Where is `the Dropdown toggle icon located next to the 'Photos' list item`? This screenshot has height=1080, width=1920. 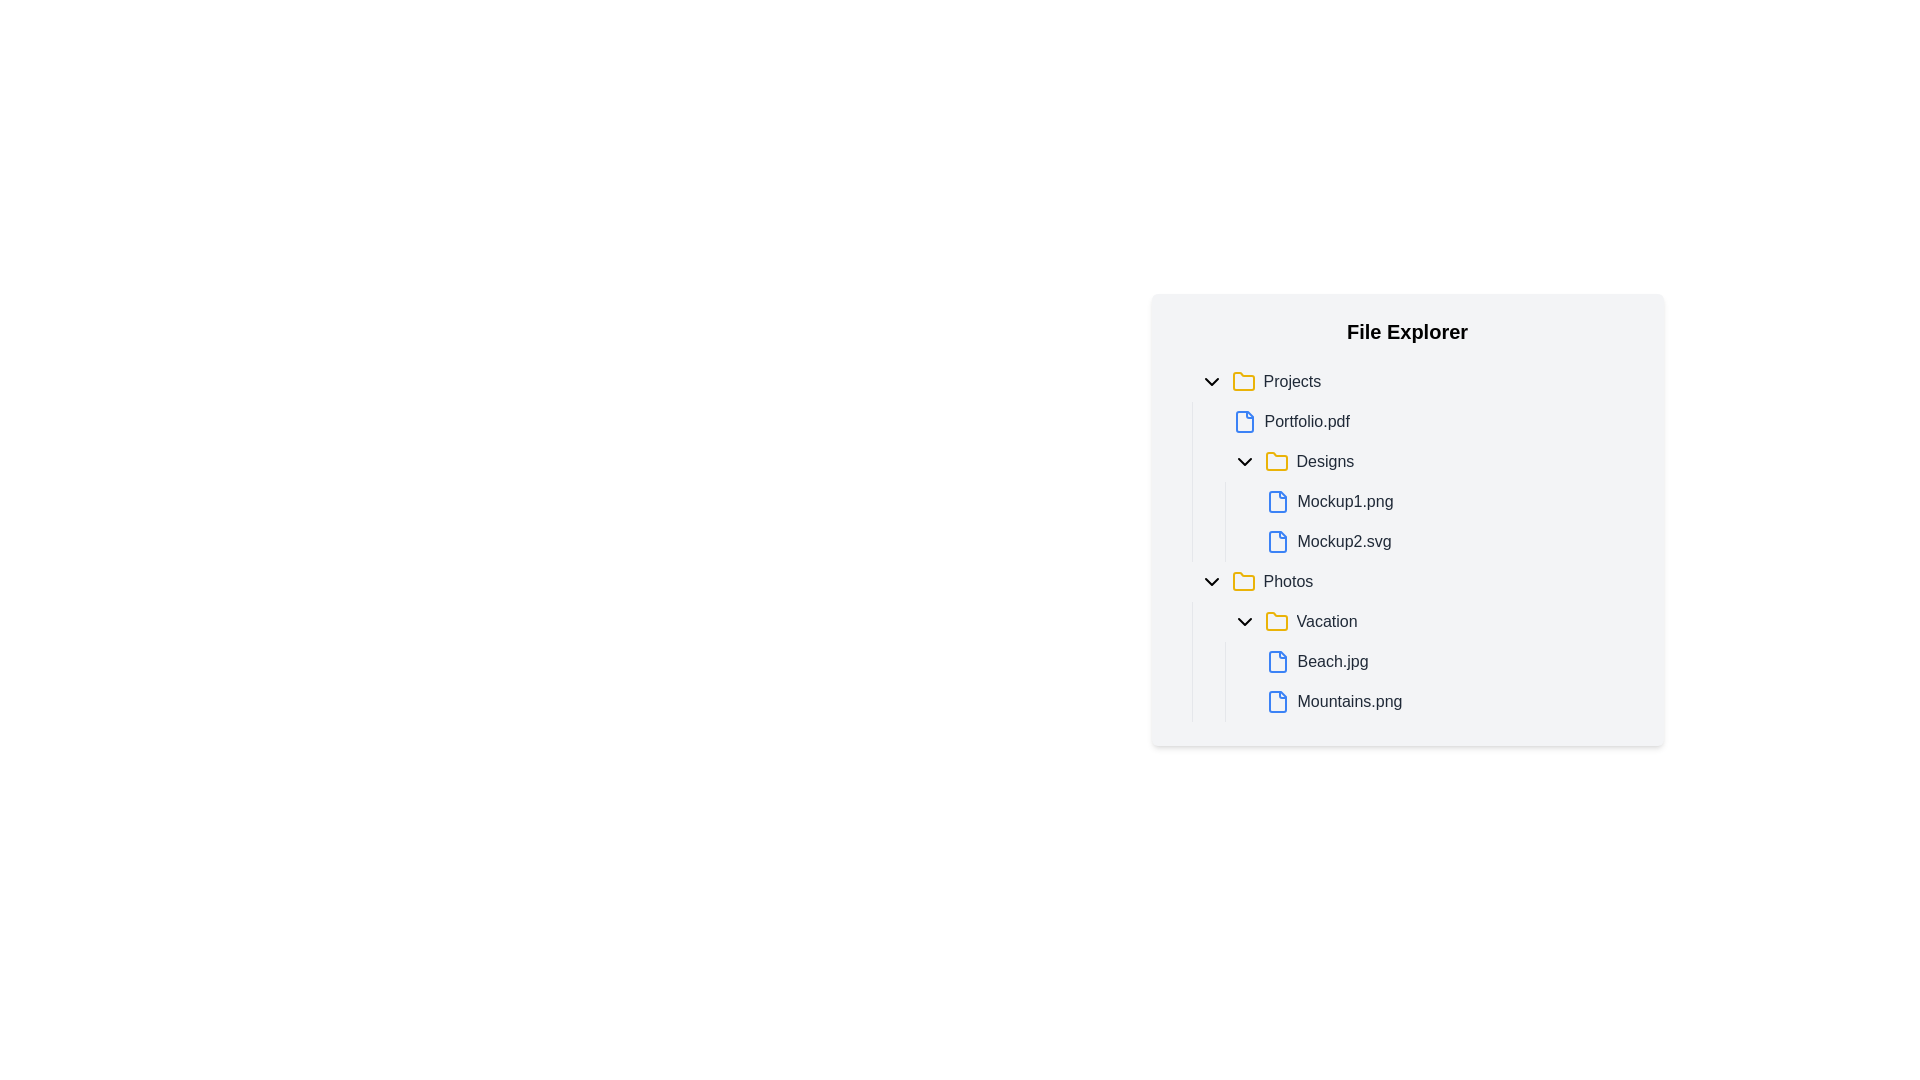
the Dropdown toggle icon located next to the 'Photos' list item is located at coordinates (1210, 582).